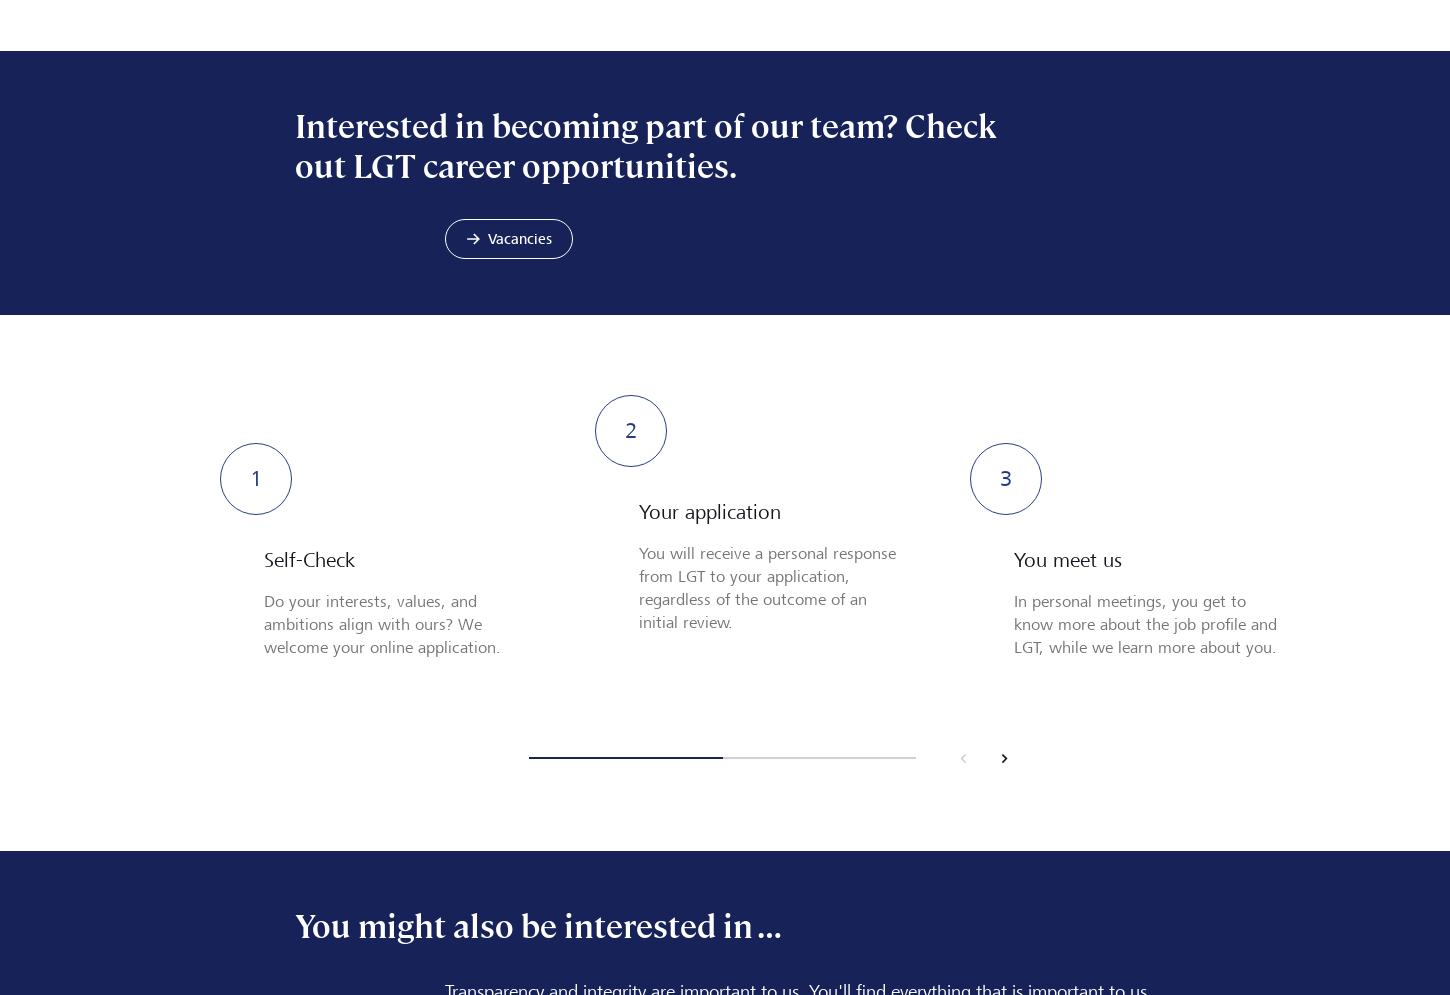 This screenshot has width=1450, height=995. What do you see at coordinates (767, 585) in the screenshot?
I see `'You will receive a personal response from LGT to your application, regardless of the outcome of an initial review.'` at bounding box center [767, 585].